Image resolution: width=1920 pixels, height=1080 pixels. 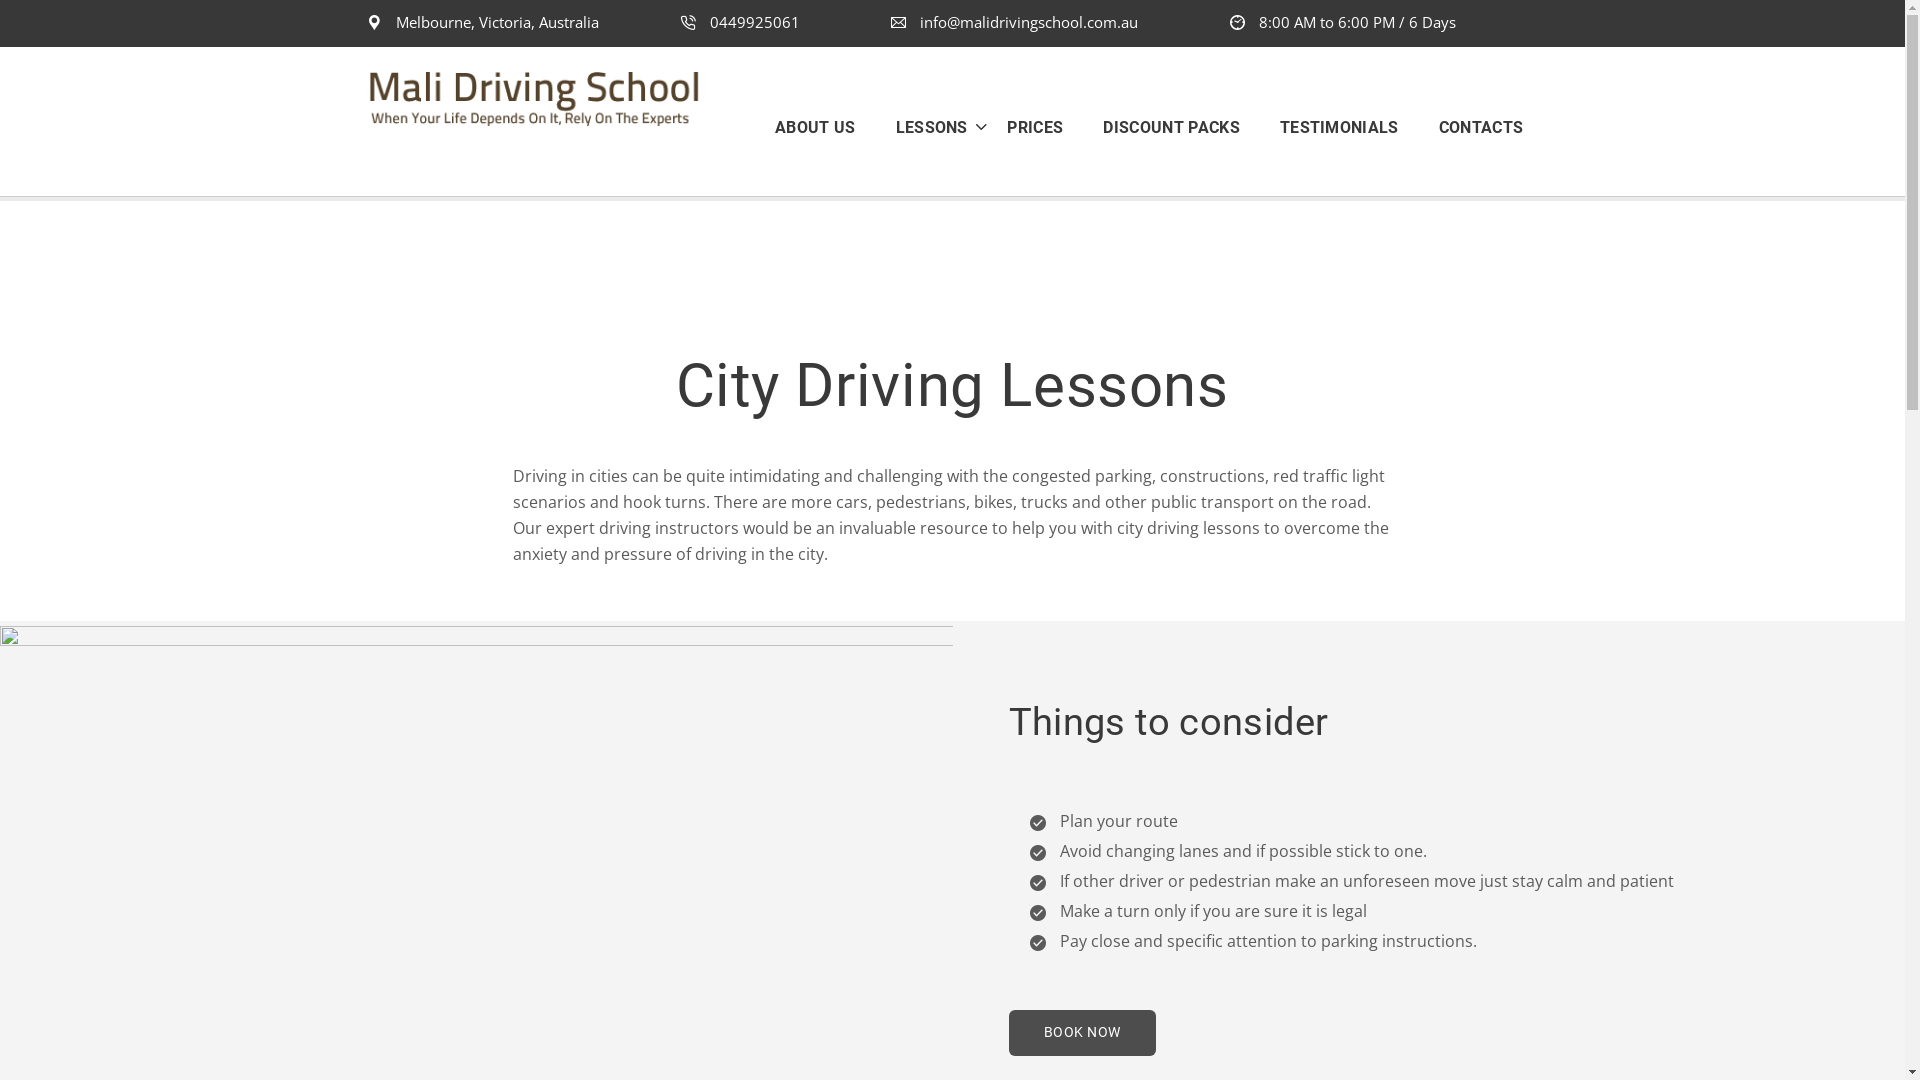 What do you see at coordinates (738, 22) in the screenshot?
I see `'0449925061'` at bounding box center [738, 22].